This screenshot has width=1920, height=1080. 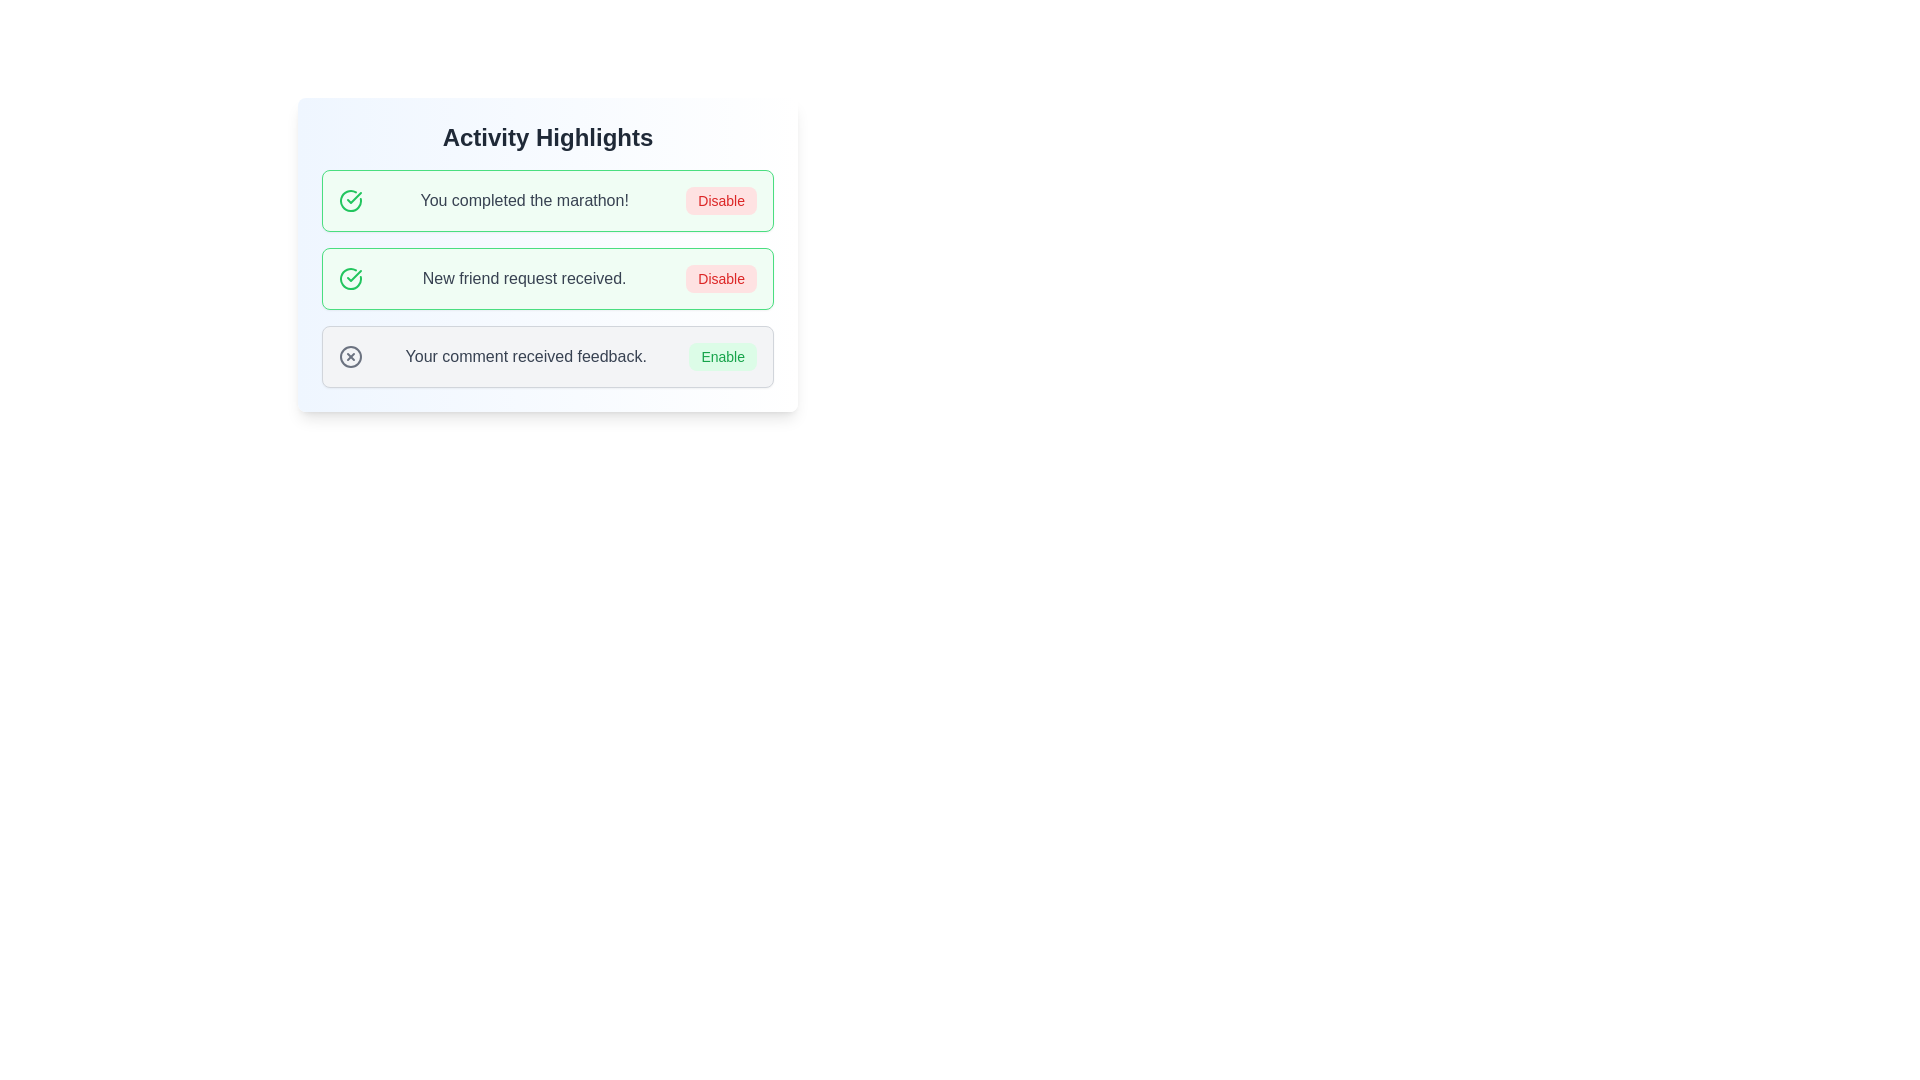 What do you see at coordinates (350, 278) in the screenshot?
I see `the friend request confirmation icon located in the second row of the notification list, immediately left of the text 'New friend request received.'` at bounding box center [350, 278].